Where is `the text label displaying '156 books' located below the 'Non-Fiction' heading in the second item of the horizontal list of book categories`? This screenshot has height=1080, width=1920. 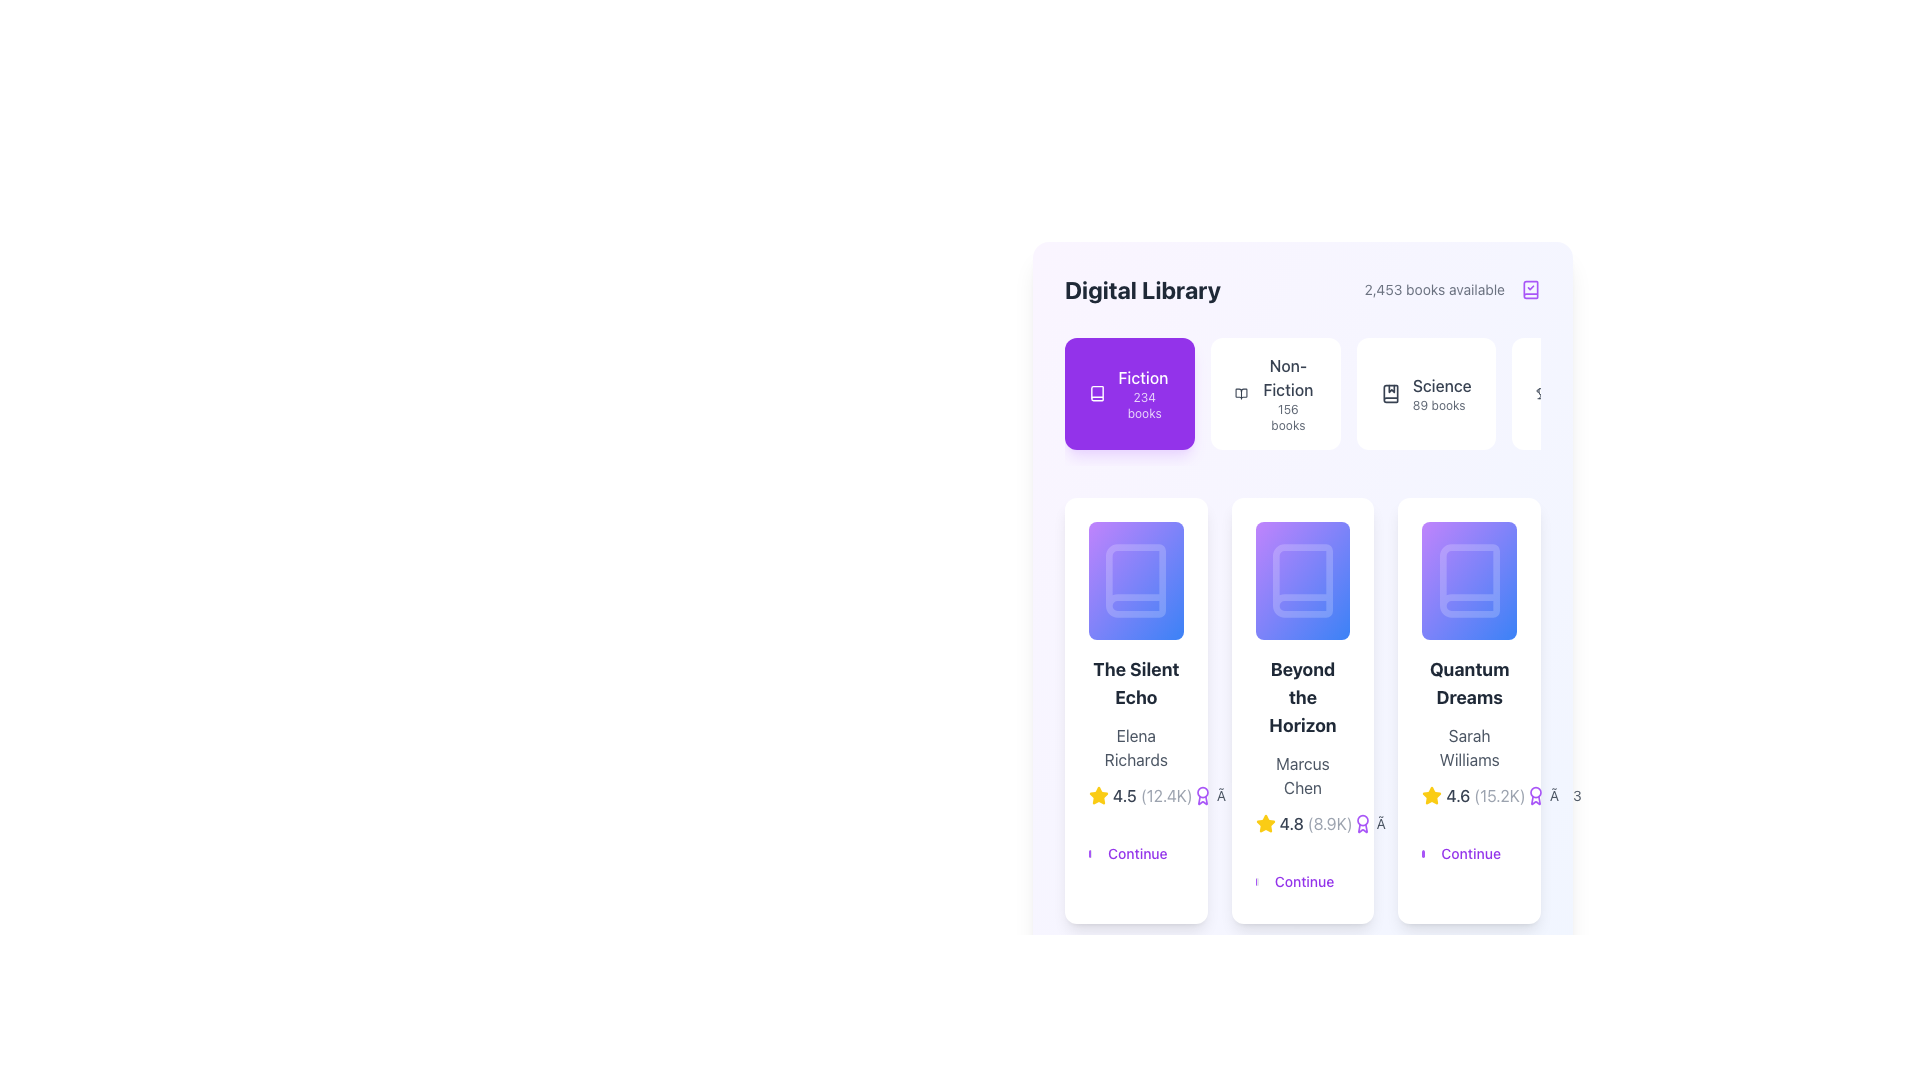
the text label displaying '156 books' located below the 'Non-Fiction' heading in the second item of the horizontal list of book categories is located at coordinates (1288, 416).